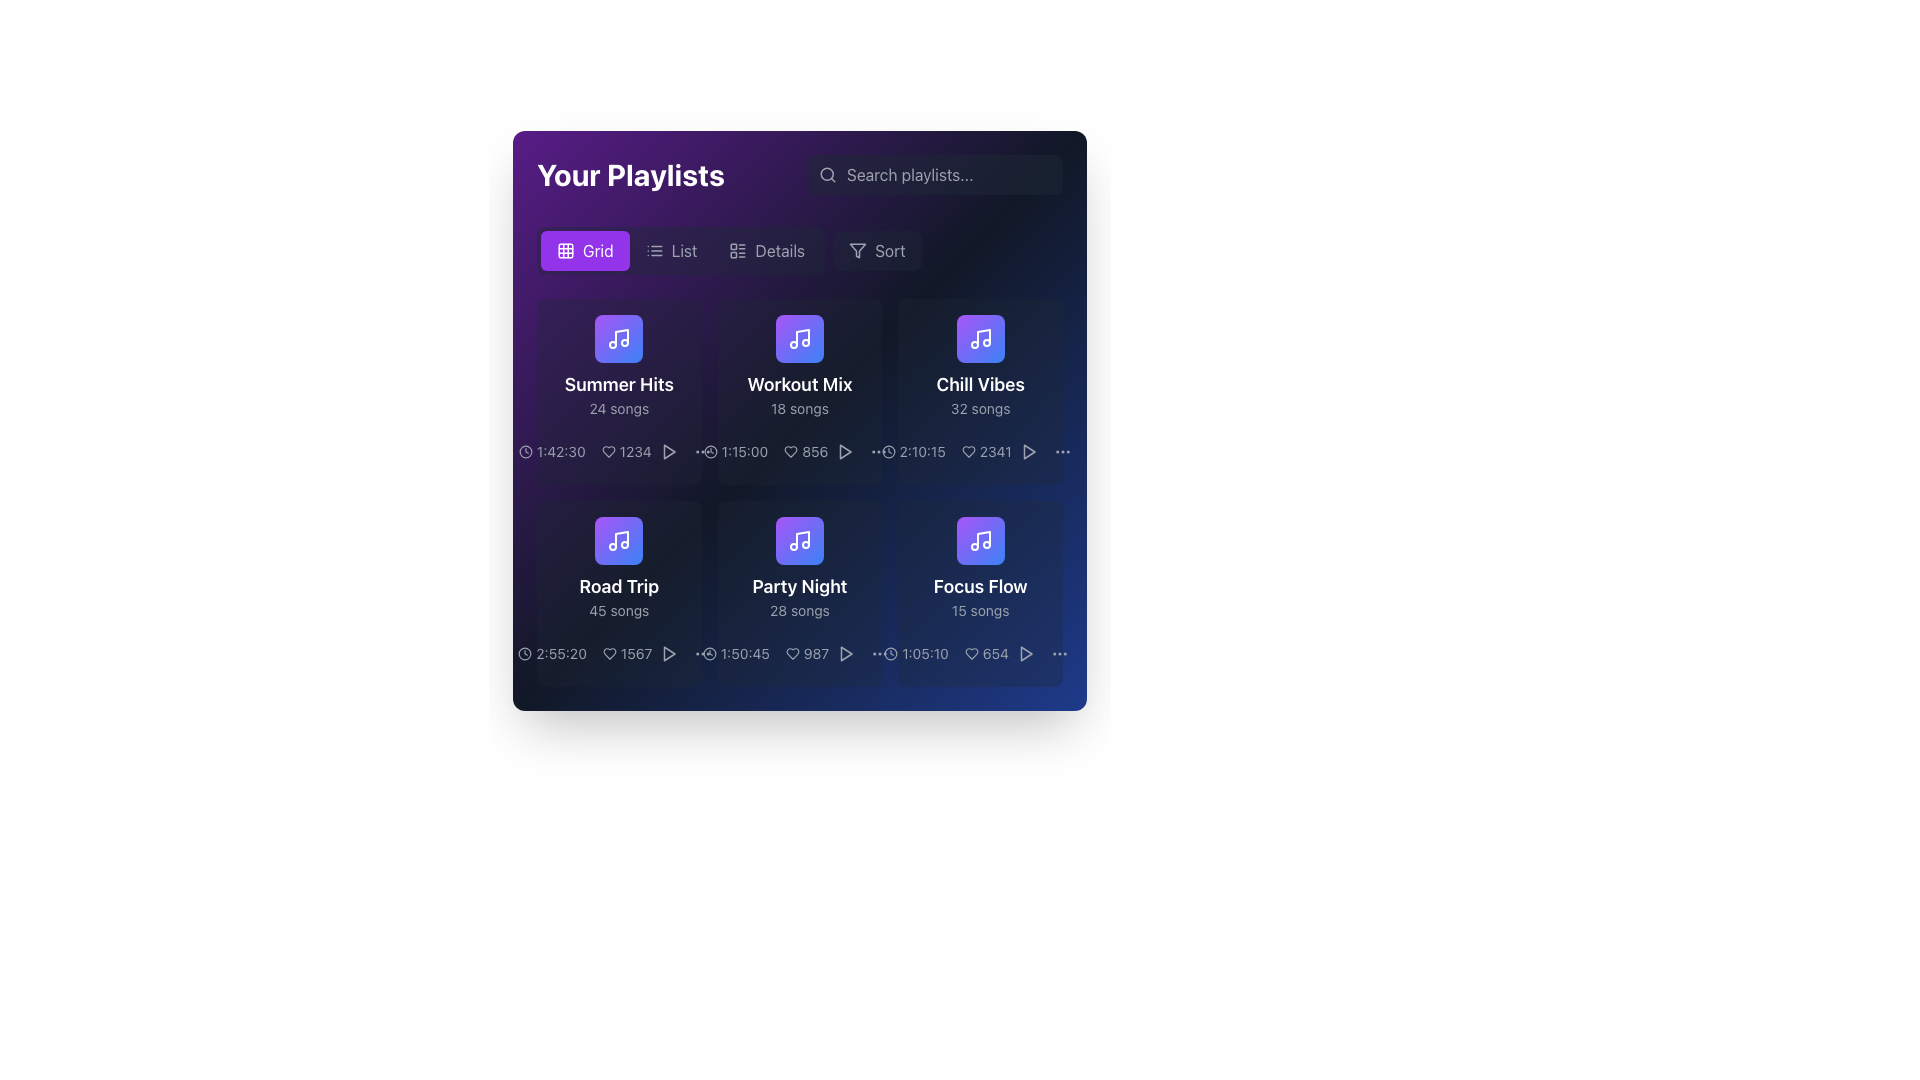 This screenshot has height=1080, width=1920. What do you see at coordinates (880, 654) in the screenshot?
I see `the ellipsis icon for options in the bottom-right corner of the 'Focus Flow' playlist card` at bounding box center [880, 654].